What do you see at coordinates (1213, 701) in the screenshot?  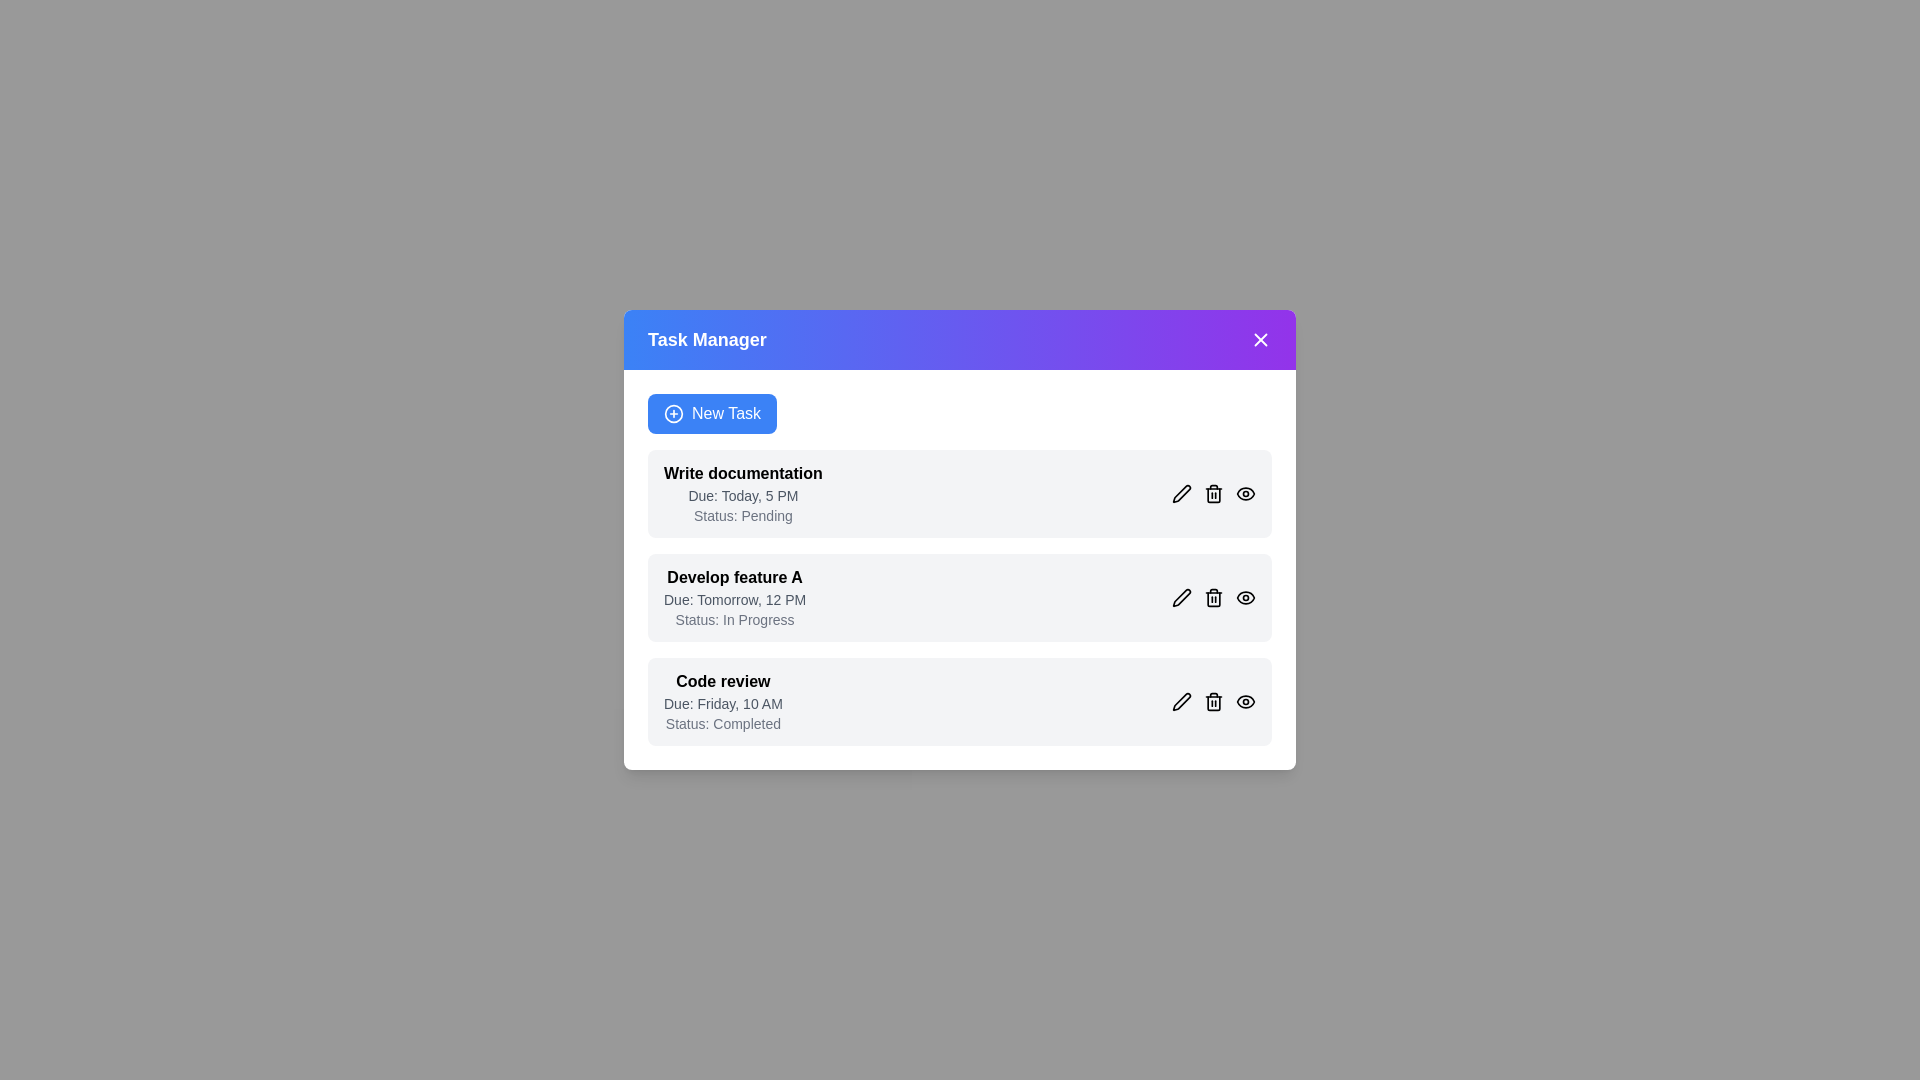 I see `'Delete' button for the task titled 'Code review'` at bounding box center [1213, 701].